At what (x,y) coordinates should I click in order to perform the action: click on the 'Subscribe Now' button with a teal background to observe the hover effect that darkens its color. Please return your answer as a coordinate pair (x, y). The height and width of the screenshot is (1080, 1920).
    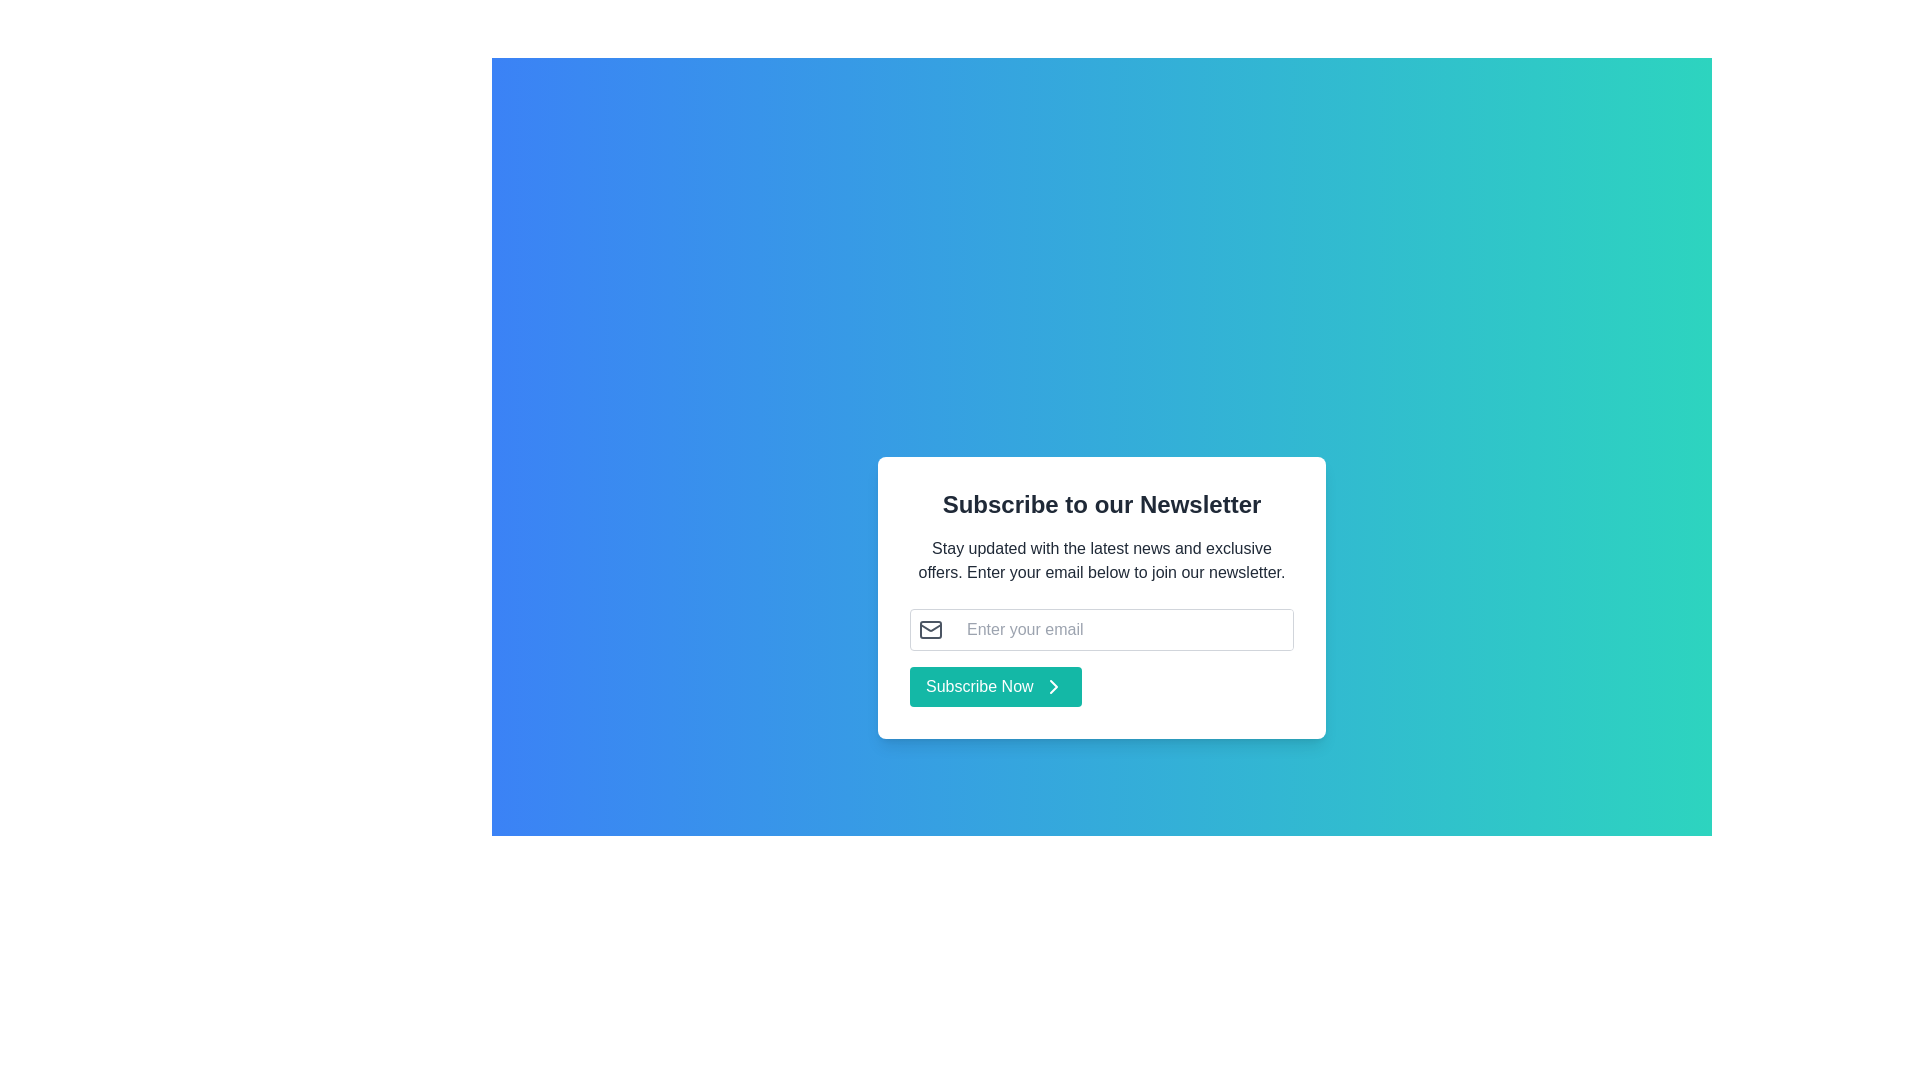
    Looking at the image, I should click on (995, 685).